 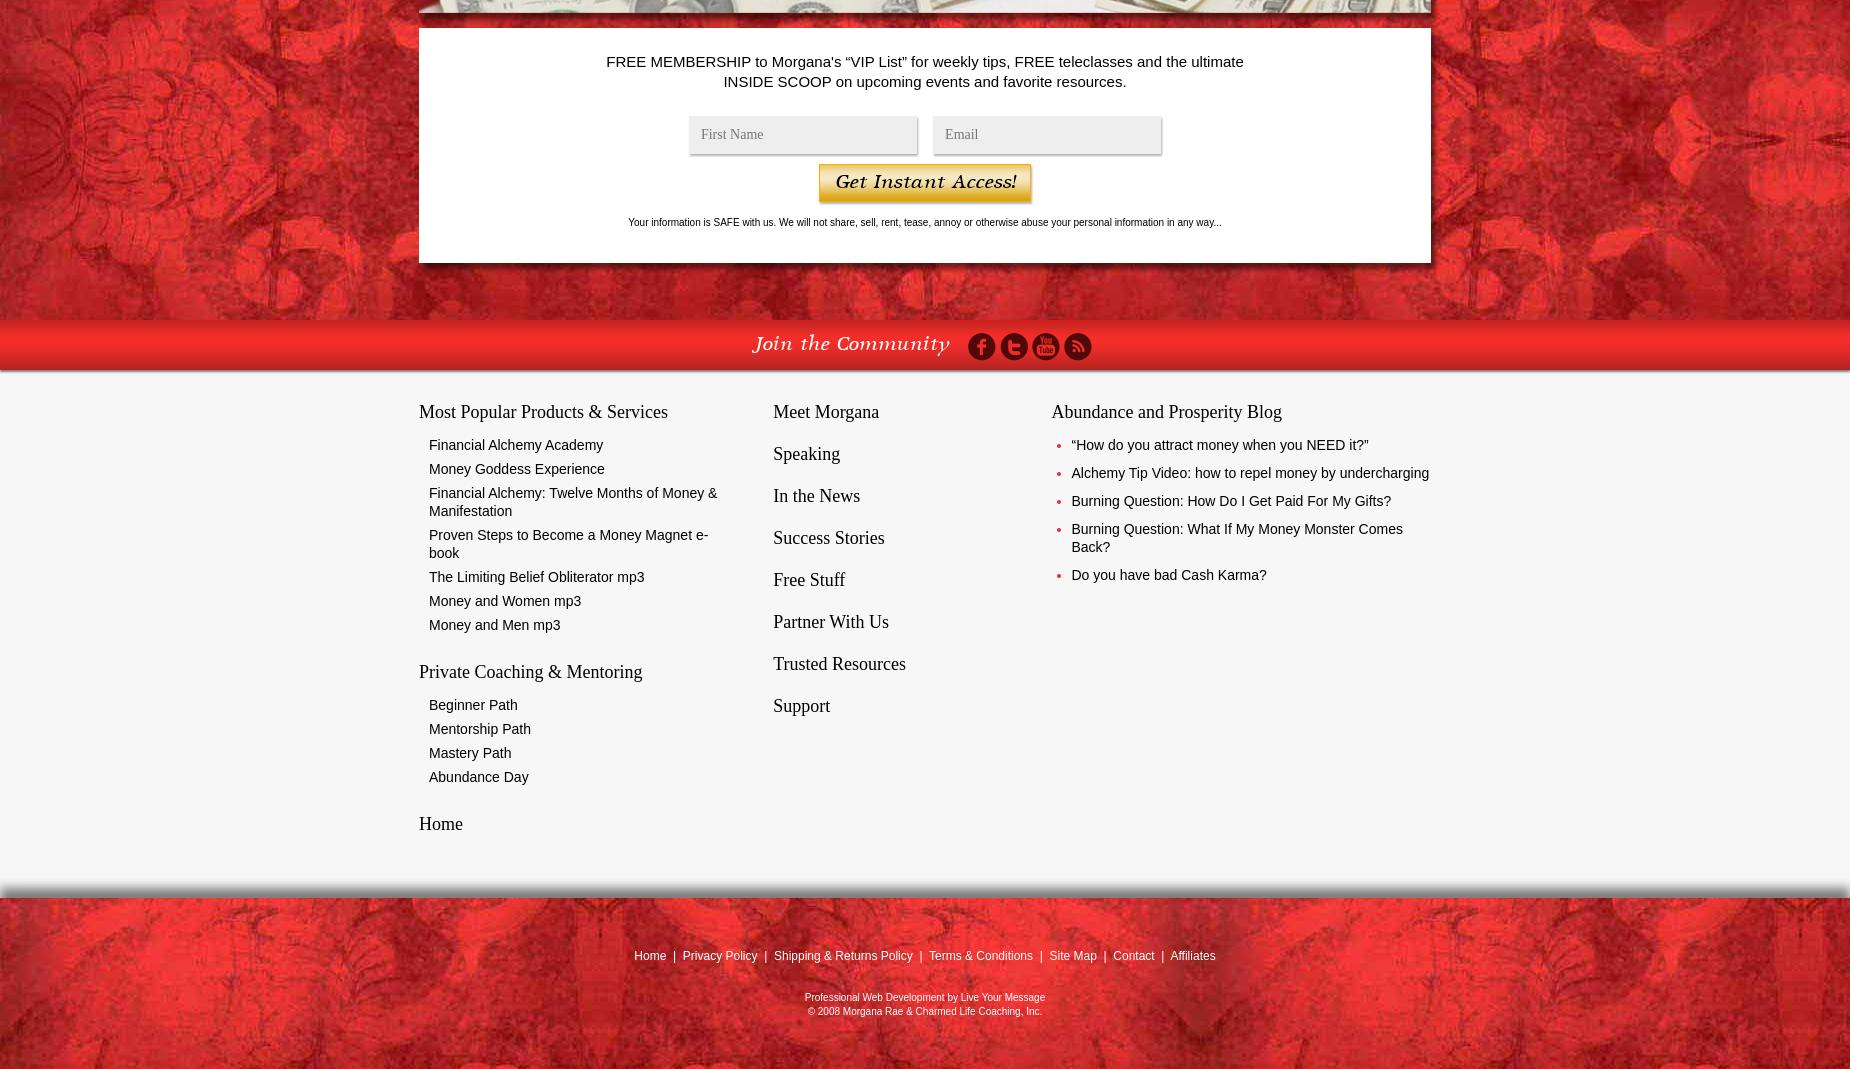 I want to click on 'Money and Women mp3', so click(x=428, y=600).